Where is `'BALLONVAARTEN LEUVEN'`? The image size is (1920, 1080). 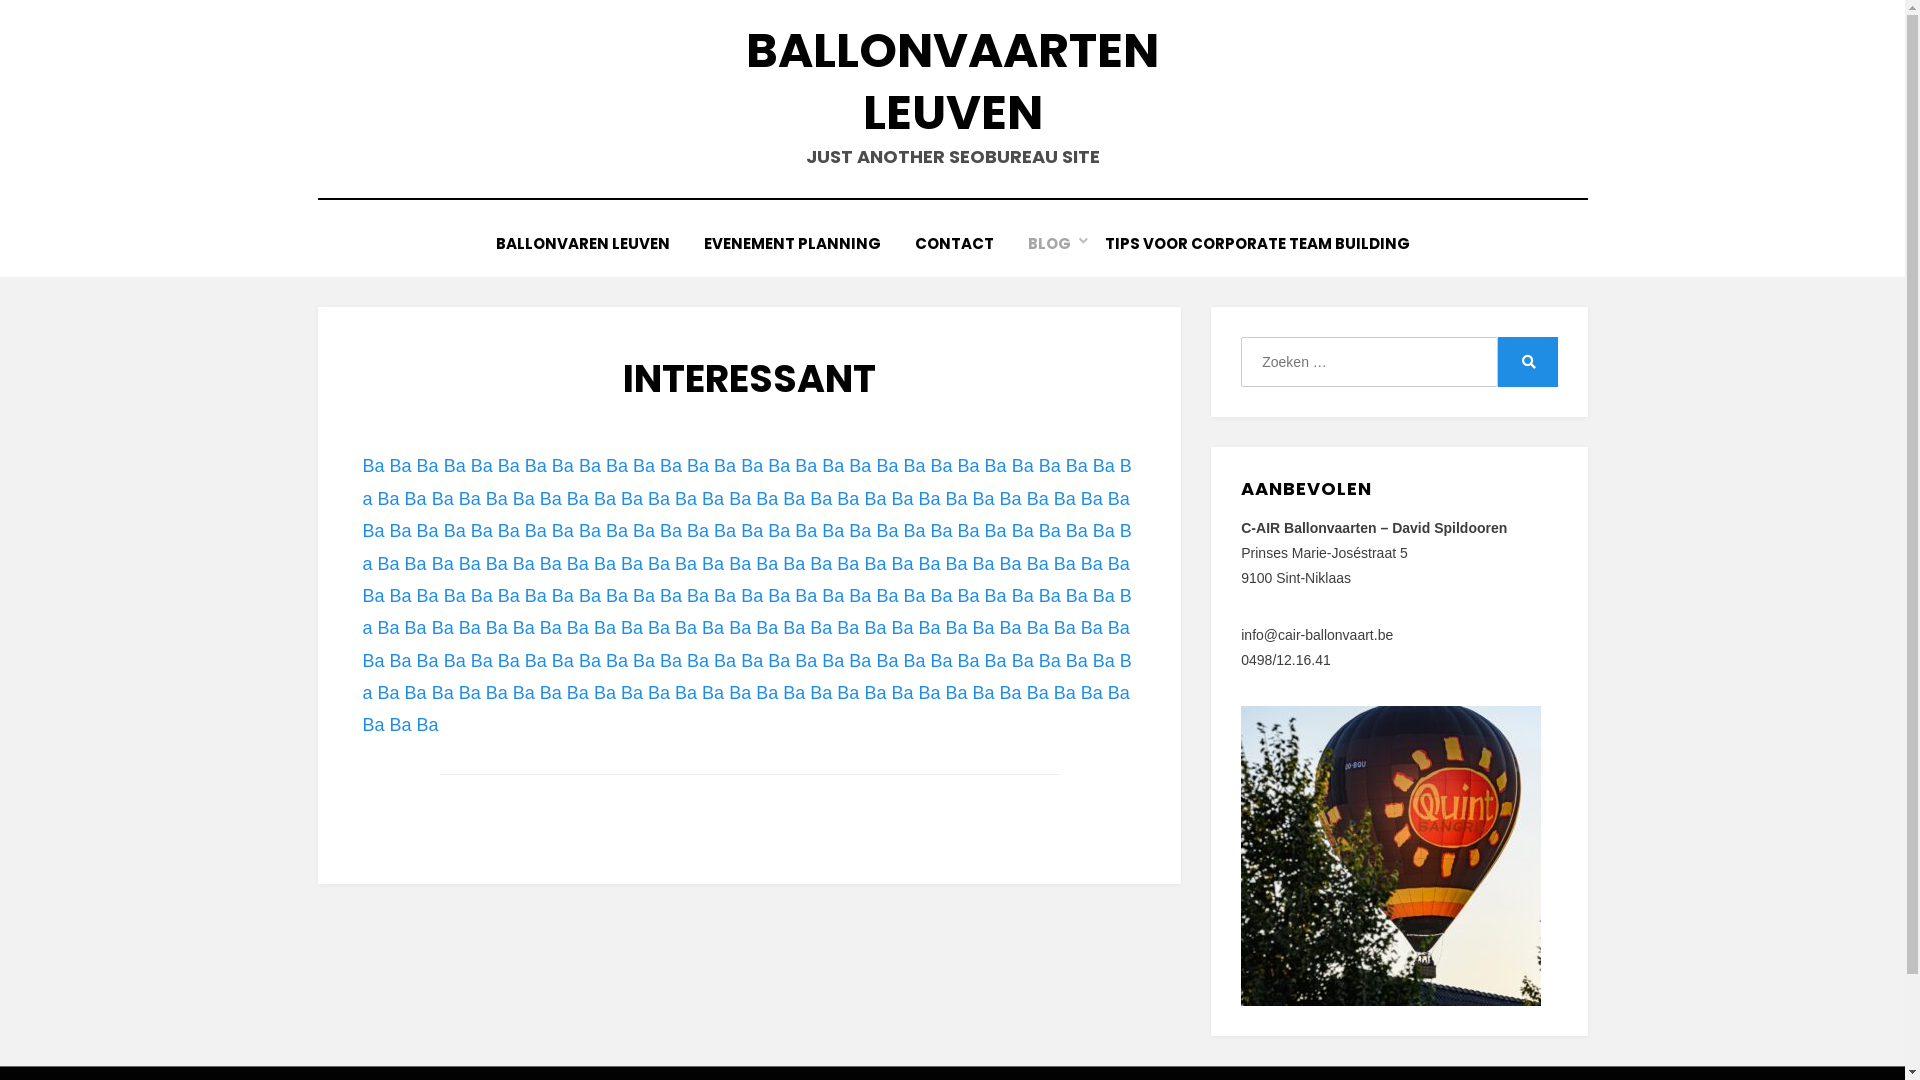
'BALLONVAARTEN LEUVEN' is located at coordinates (951, 80).